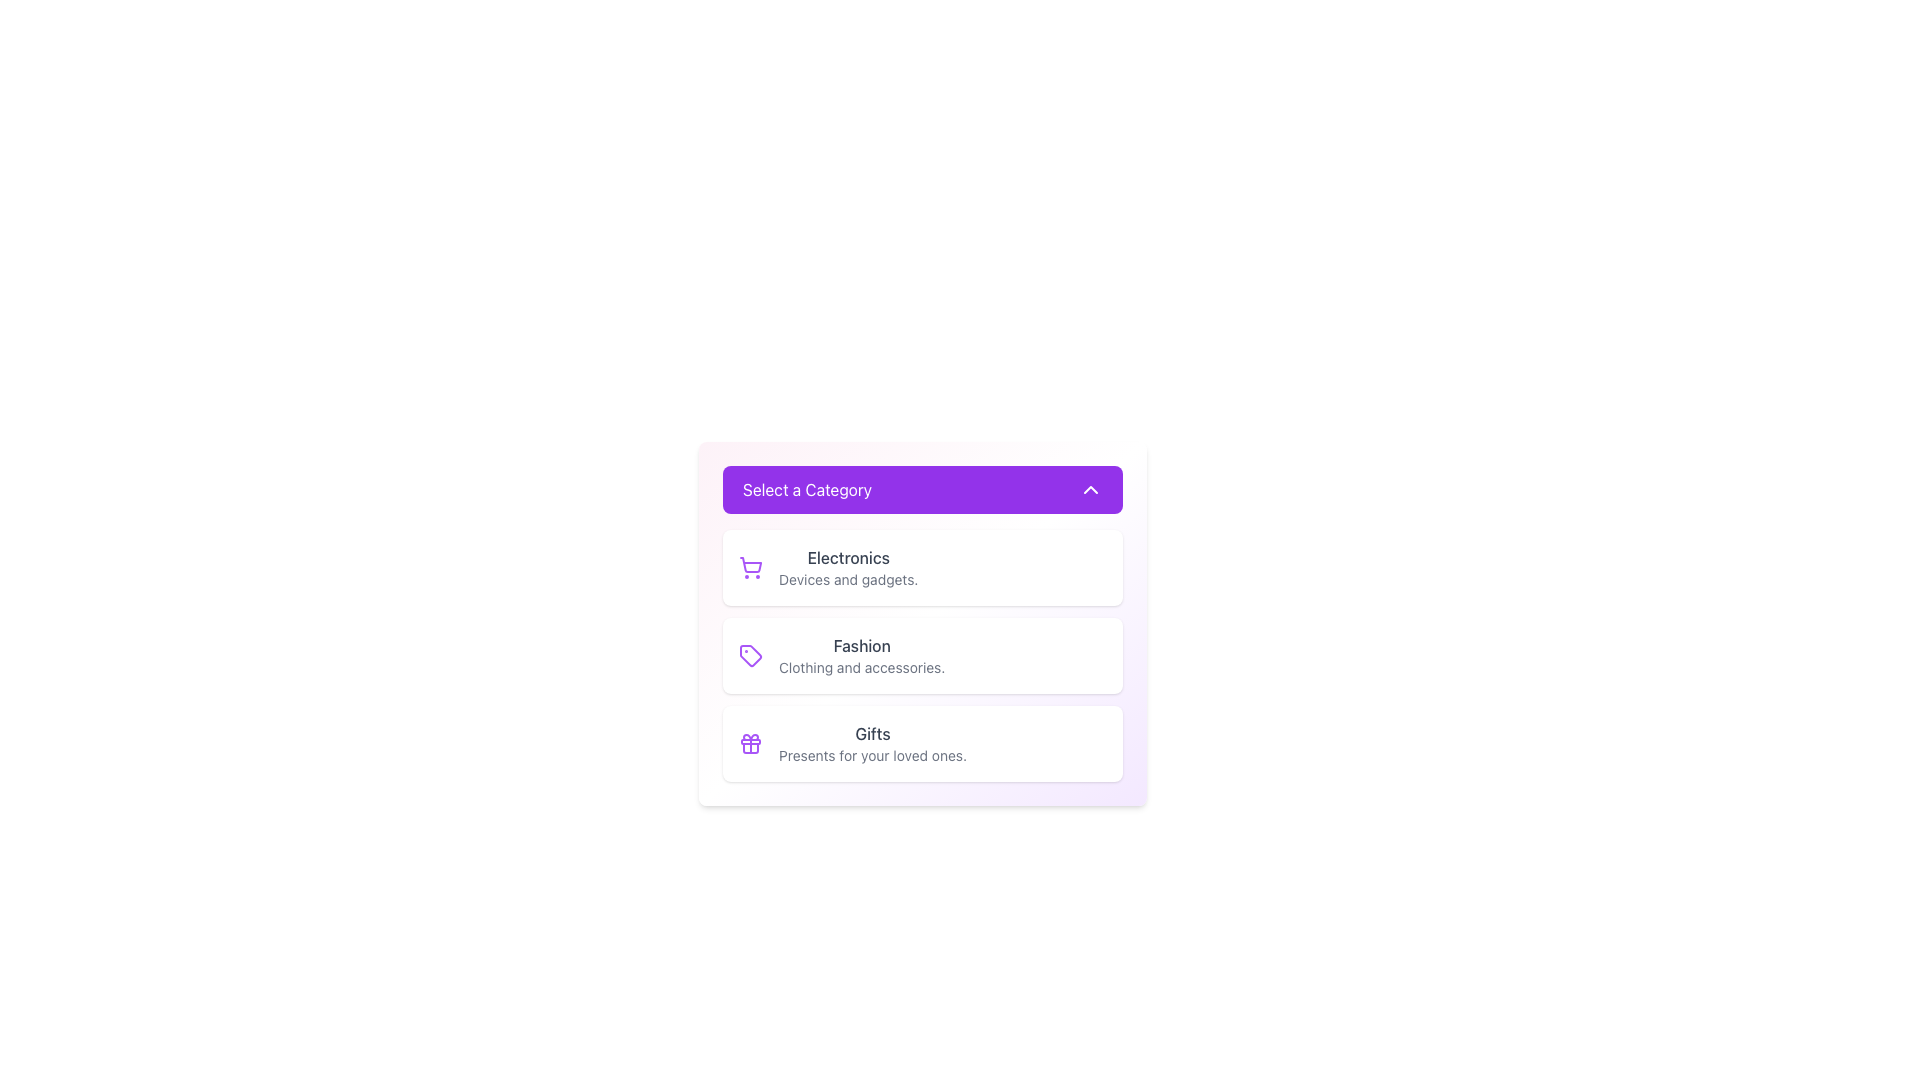 This screenshot has width=1920, height=1080. I want to click on the text label displaying 'Fashion', which is styled in a medium-sized font and dark gray color, located in the category list under 'Select a Category', so click(862, 645).